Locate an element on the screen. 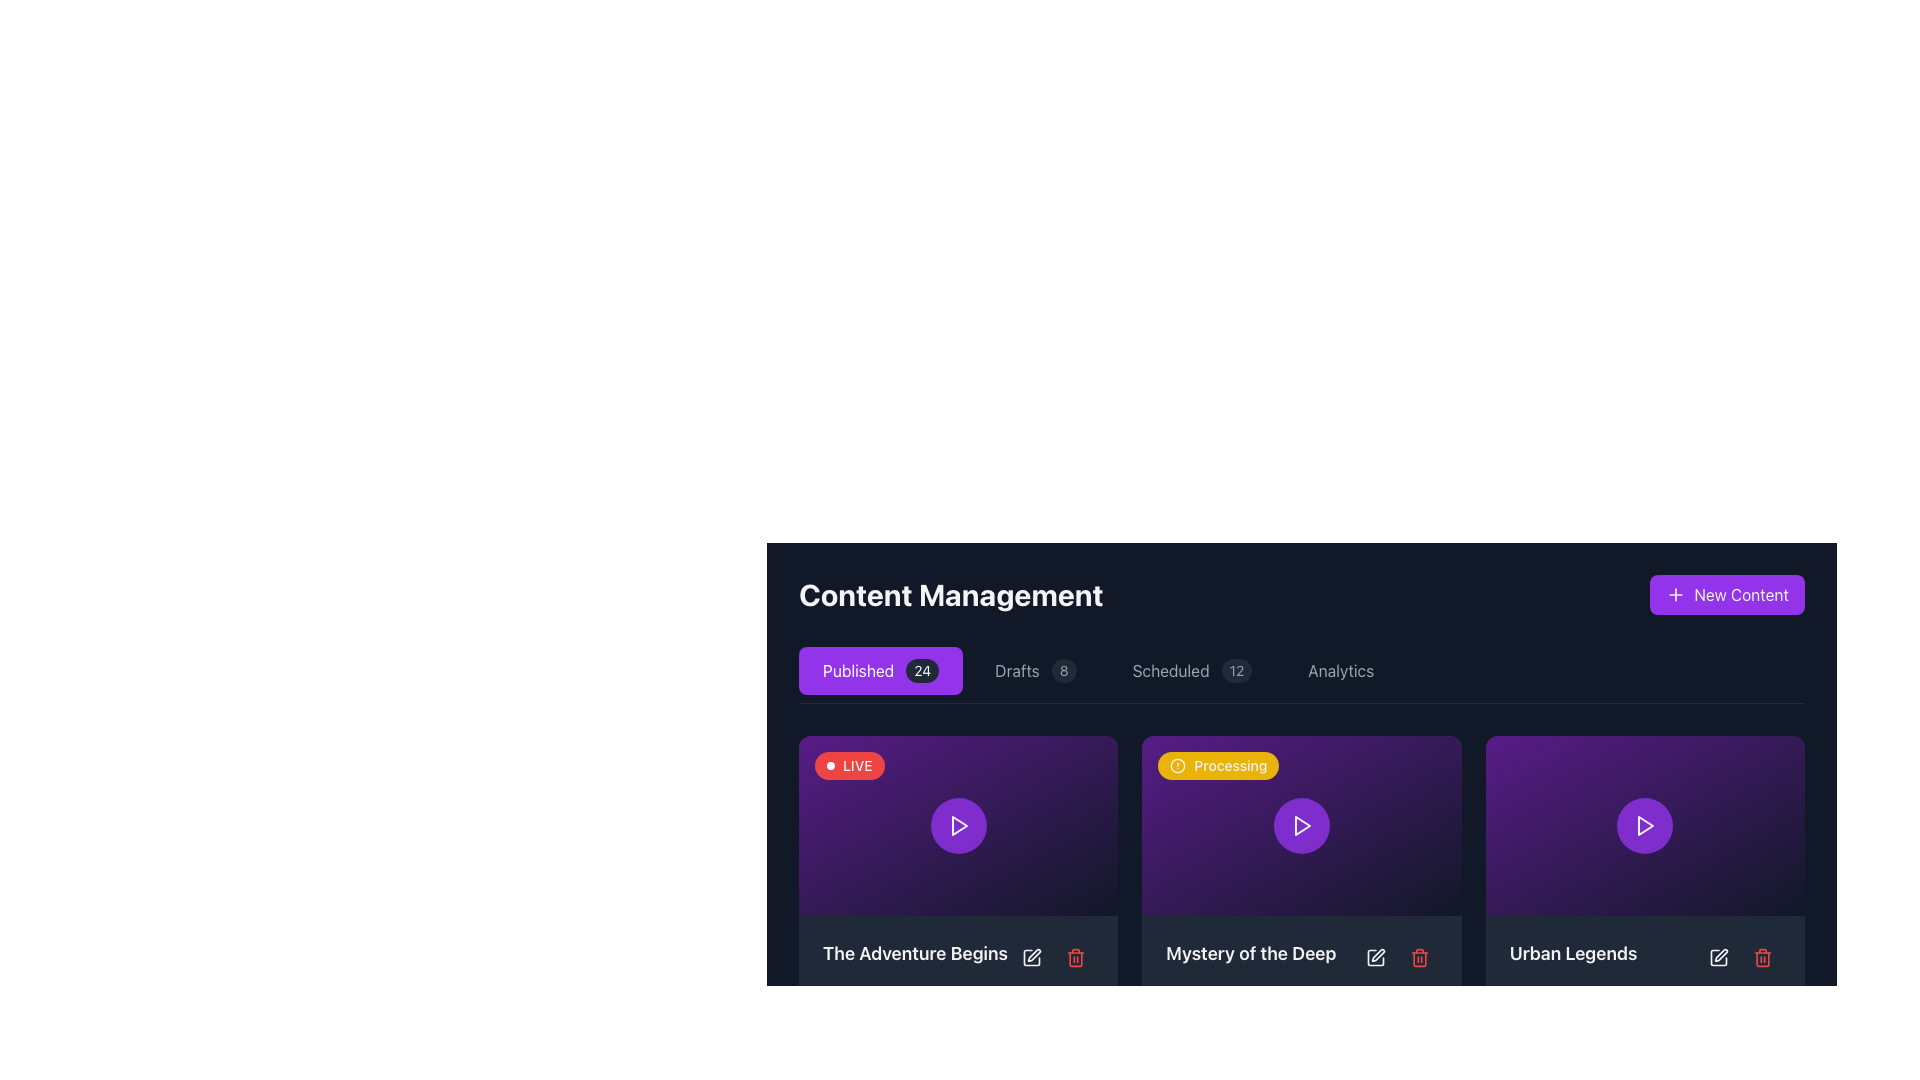 Image resolution: width=1920 pixels, height=1080 pixels. the Interactive content card with a play button is located at coordinates (957, 825).